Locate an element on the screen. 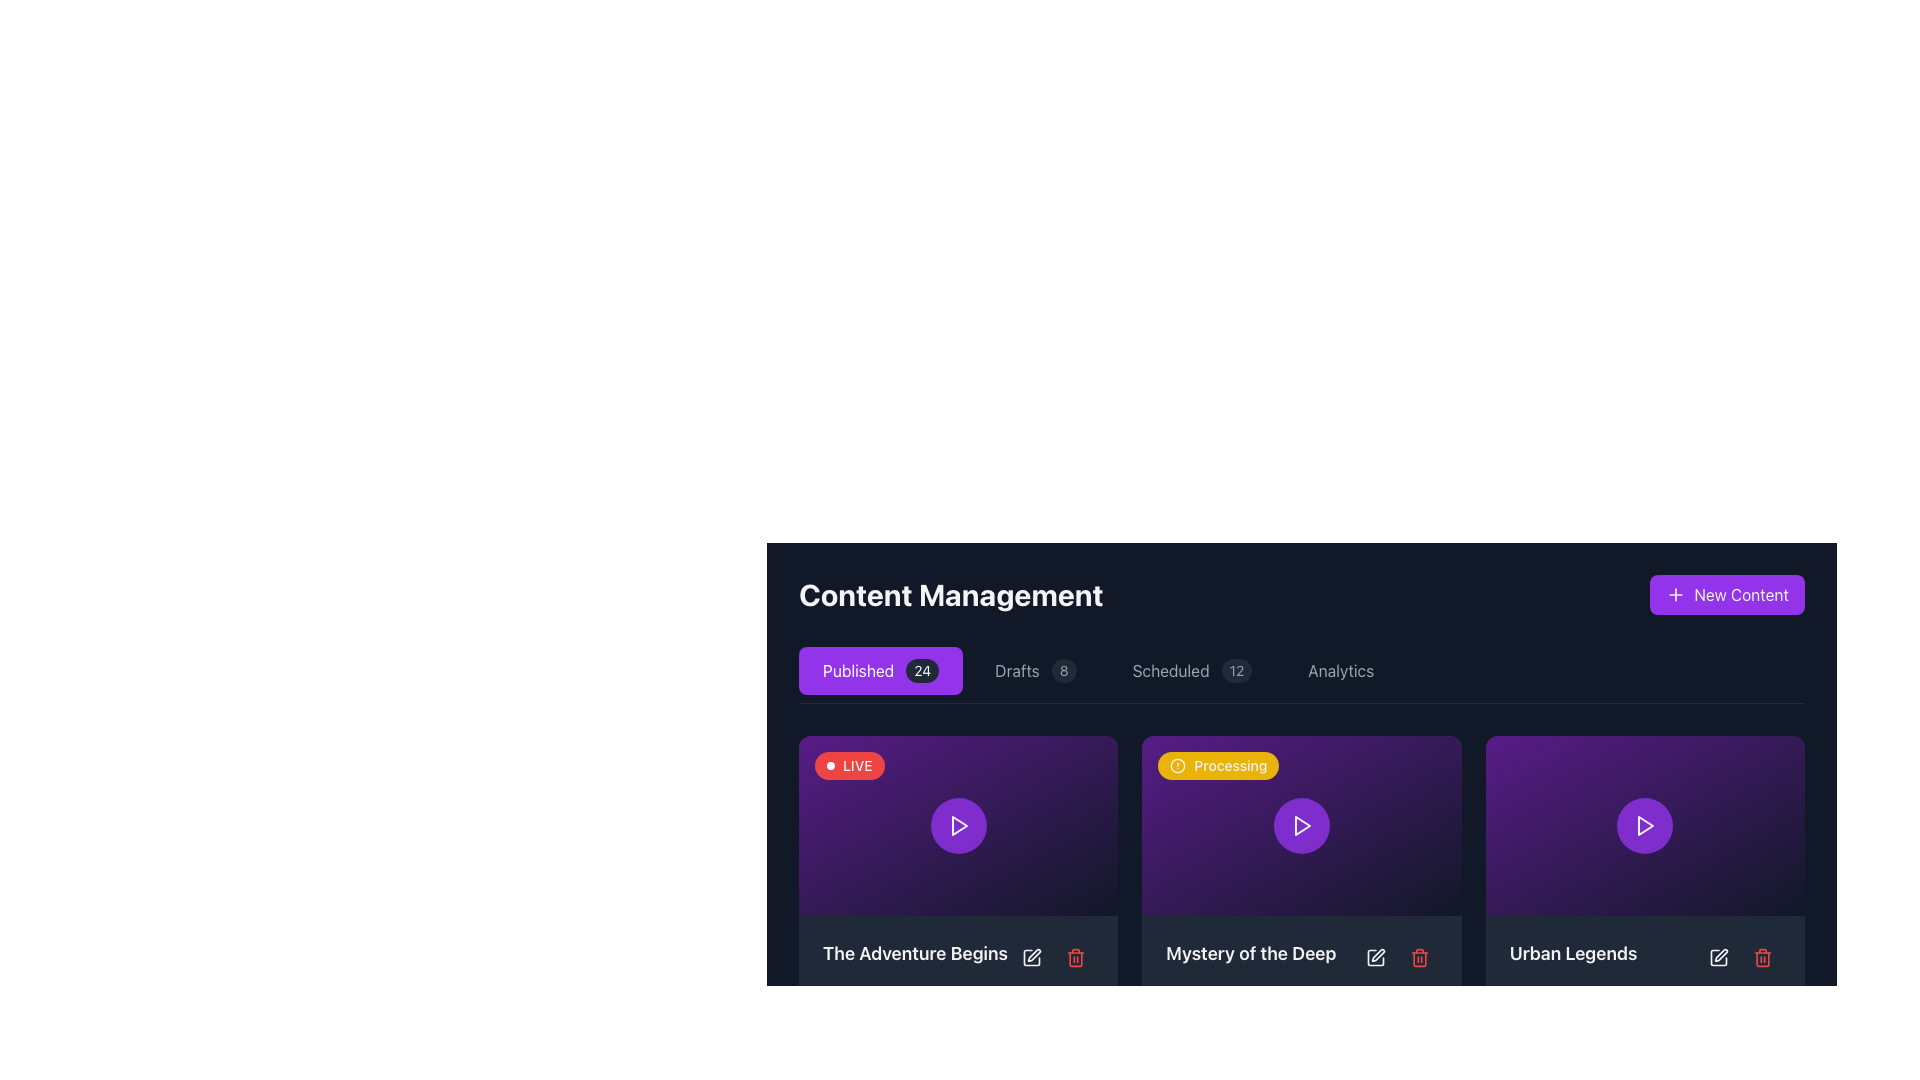 Image resolution: width=1920 pixels, height=1080 pixels. the Interactive content card with a play button is located at coordinates (957, 825).